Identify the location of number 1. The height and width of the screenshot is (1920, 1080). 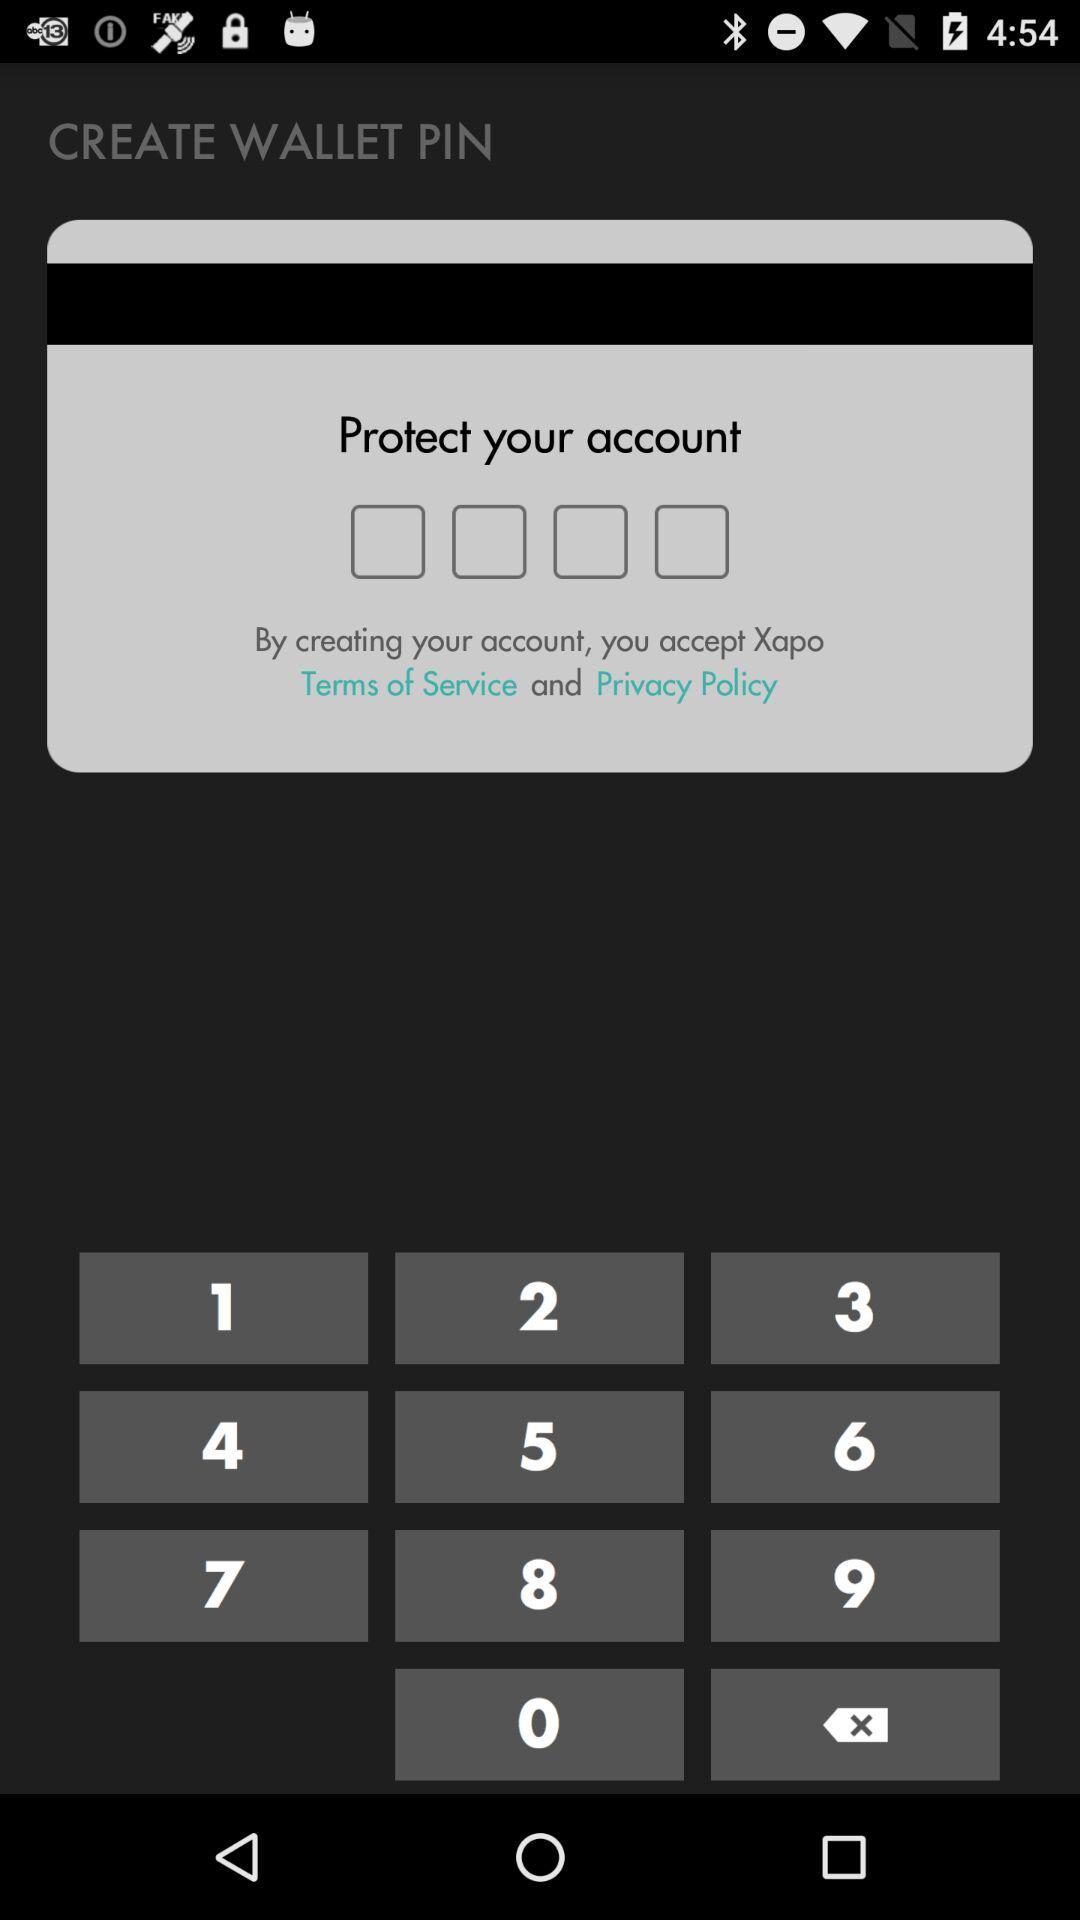
(223, 1308).